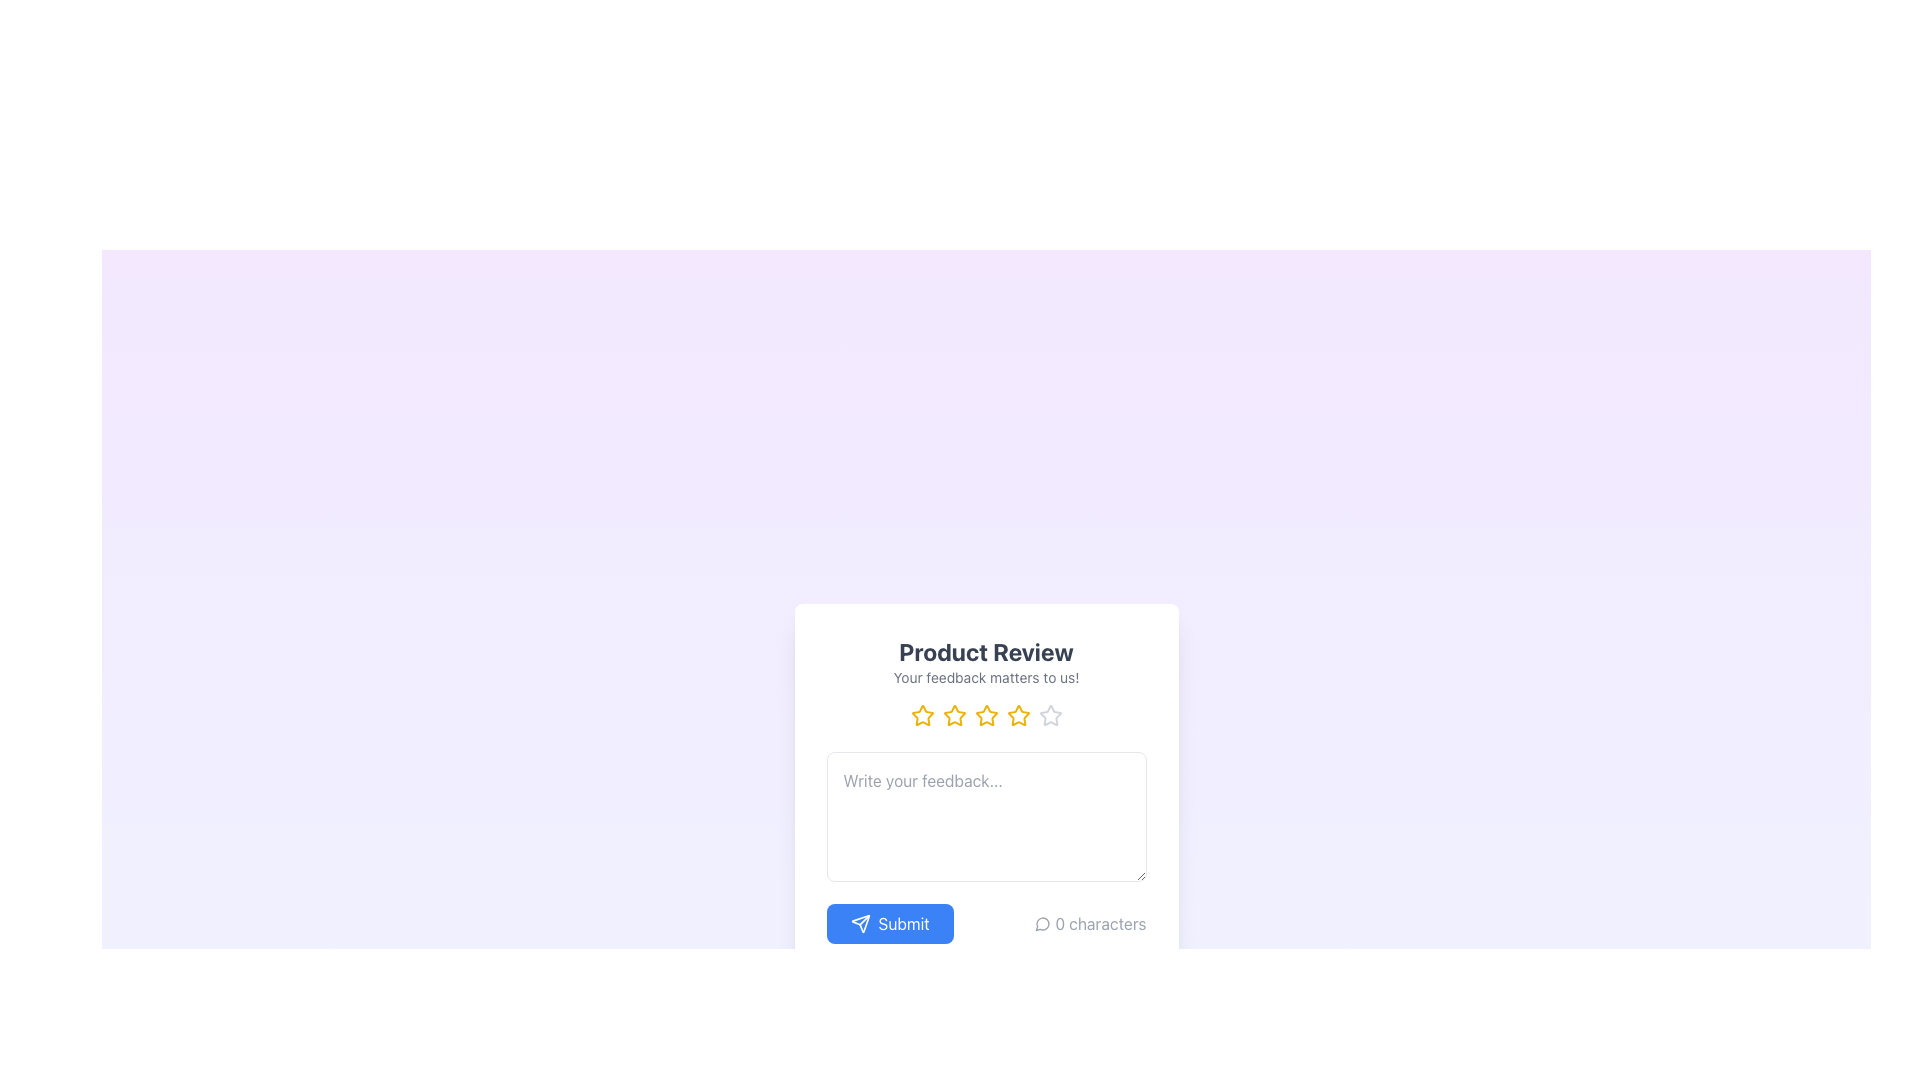  Describe the element at coordinates (953, 715) in the screenshot. I see `the third star in the rating system` at that location.